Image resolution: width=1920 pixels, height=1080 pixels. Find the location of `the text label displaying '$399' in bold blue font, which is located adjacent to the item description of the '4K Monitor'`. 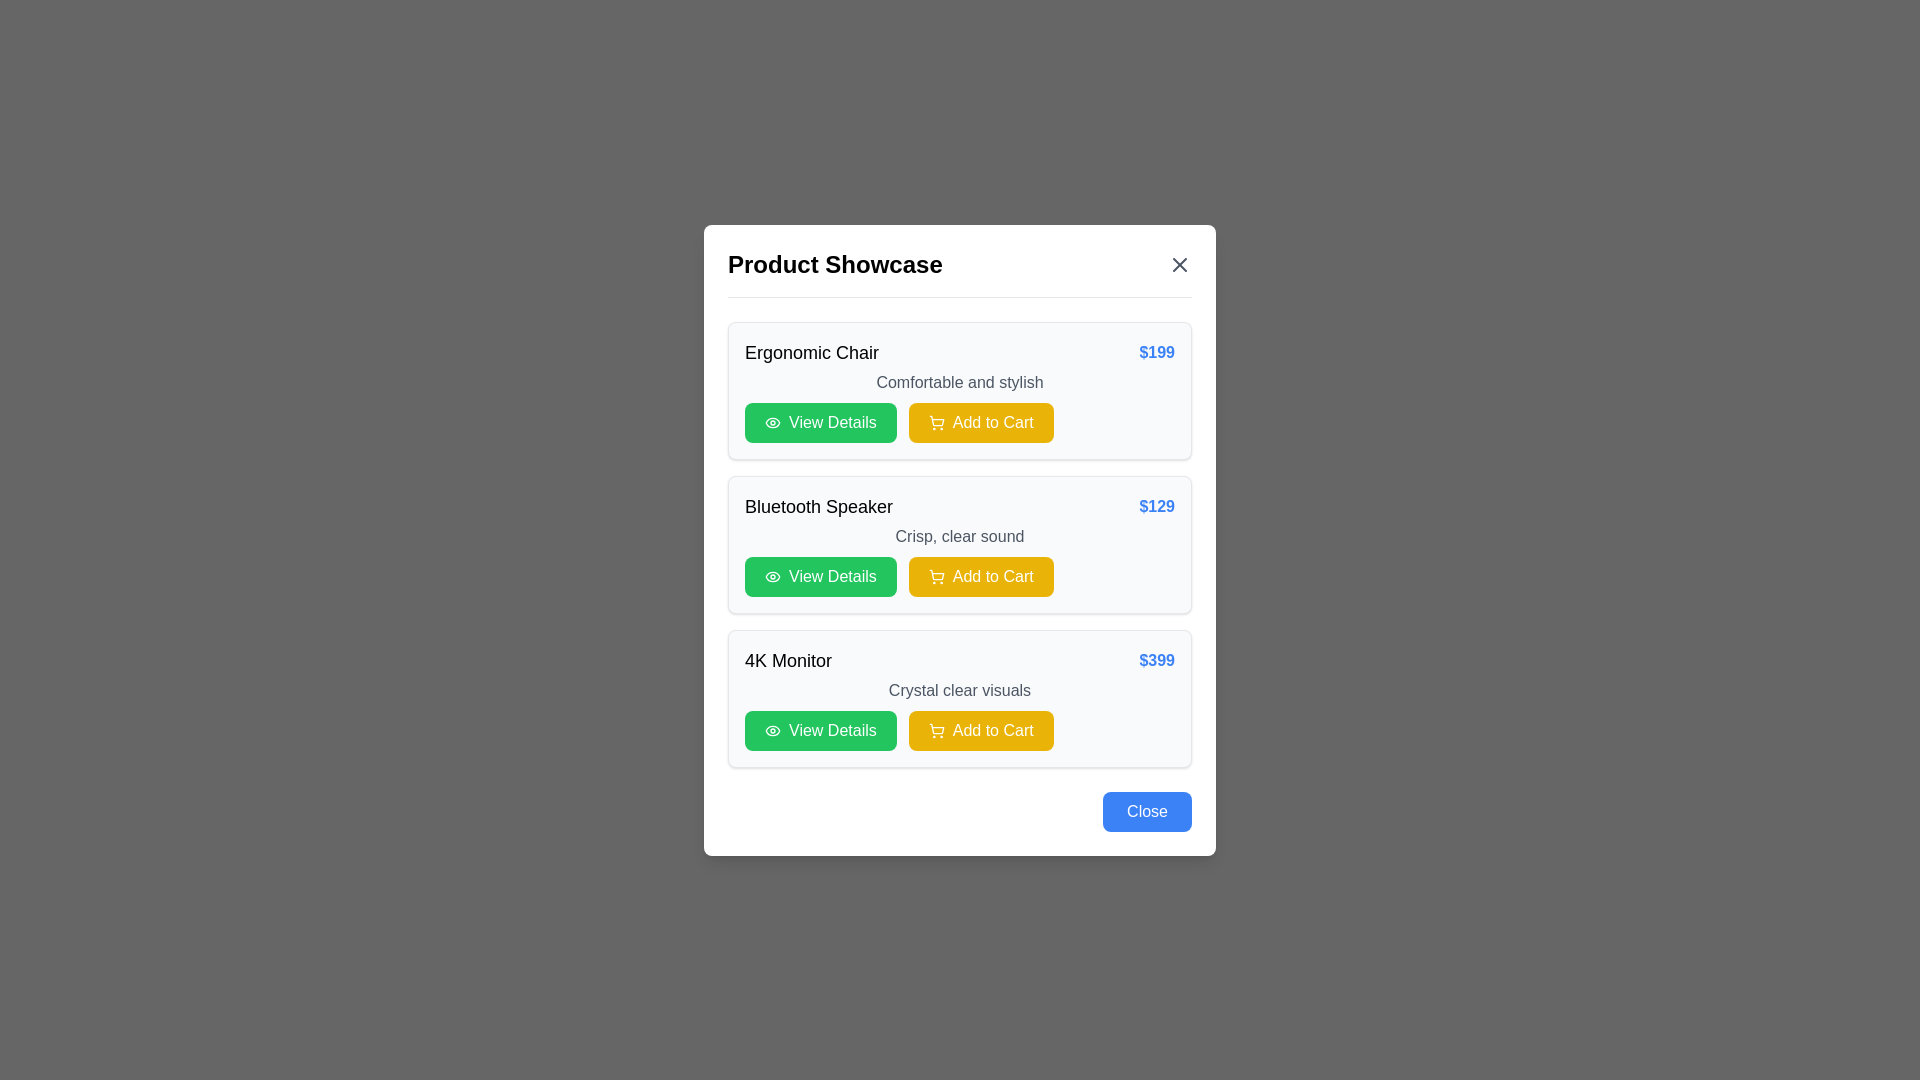

the text label displaying '$399' in bold blue font, which is located adjacent to the item description of the '4K Monitor' is located at coordinates (1157, 660).